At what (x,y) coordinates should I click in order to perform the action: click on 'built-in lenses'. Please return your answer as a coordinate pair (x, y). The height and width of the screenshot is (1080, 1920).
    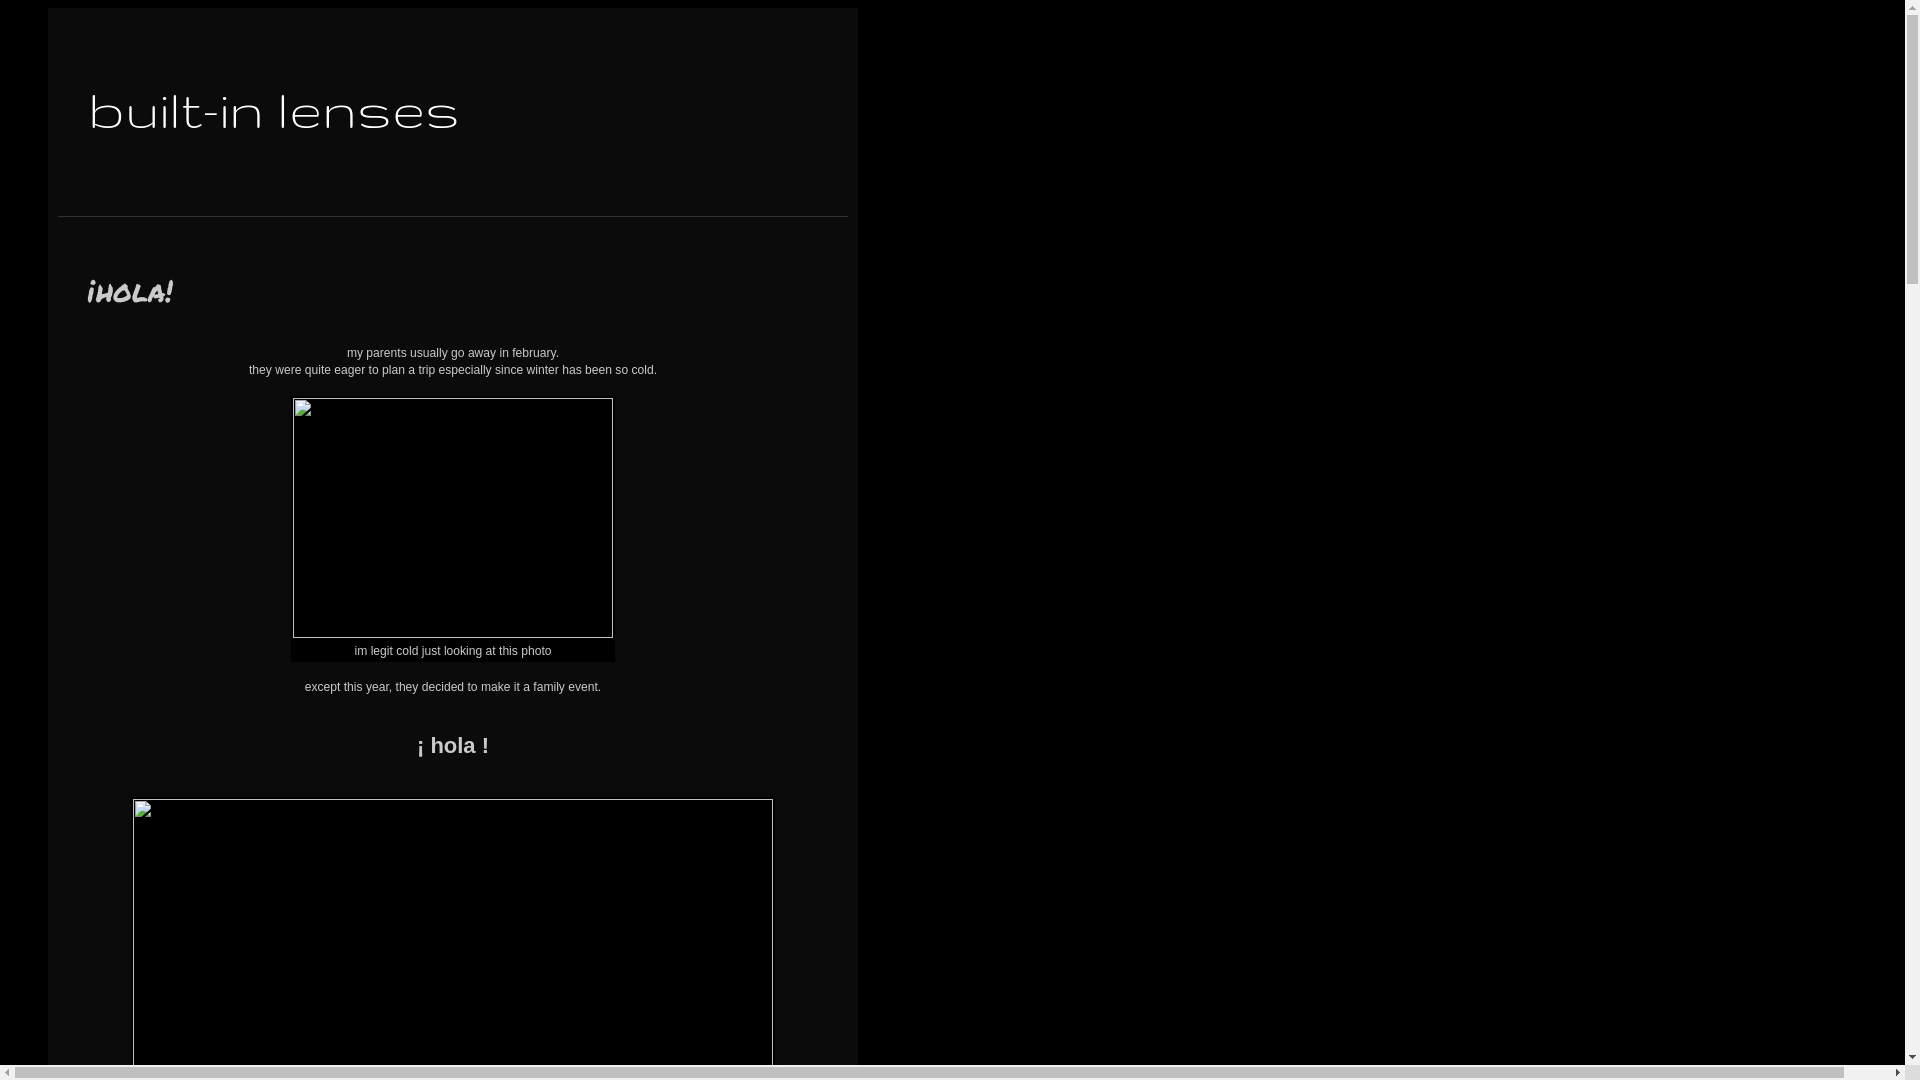
    Looking at the image, I should click on (272, 108).